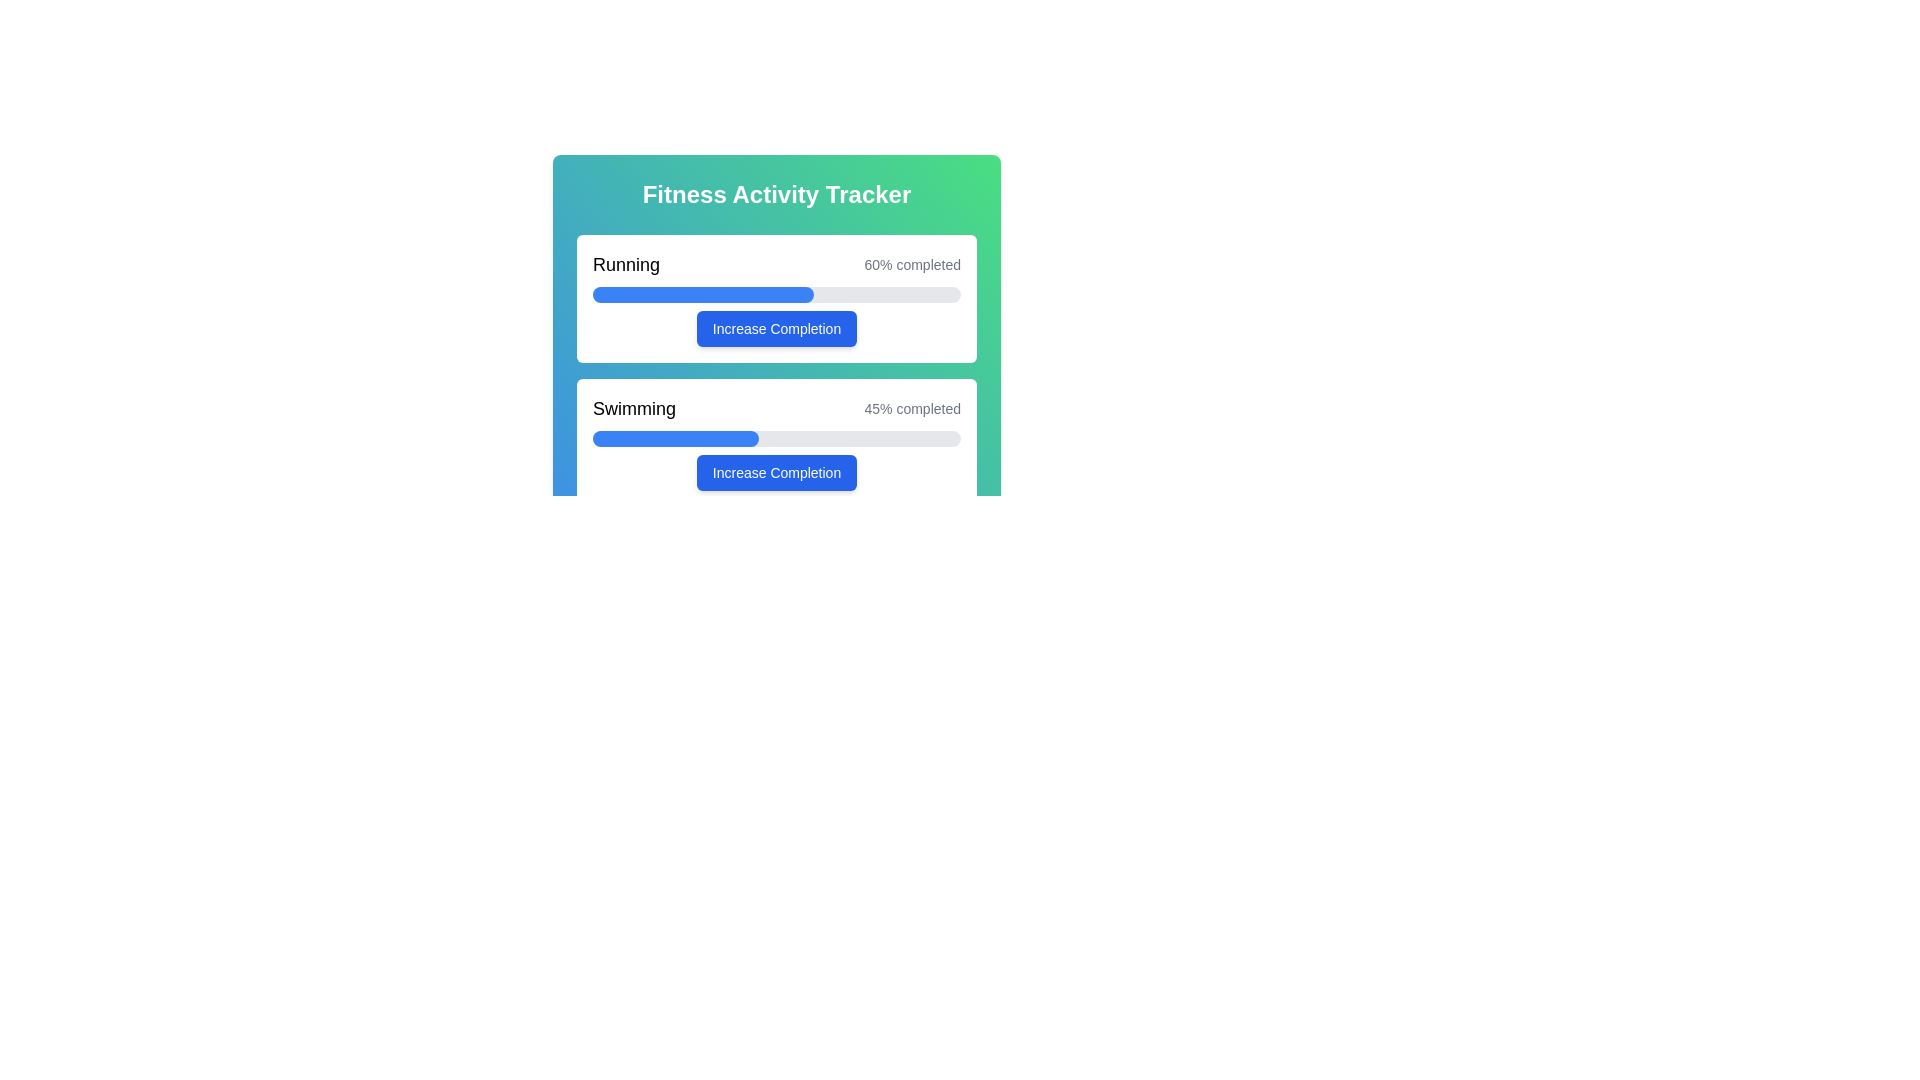 The image size is (1920, 1080). What do you see at coordinates (776, 195) in the screenshot?
I see `the header text label 'Fitness Activity Tracker' which is styled with bold white text on a green-to-blue gradient background` at bounding box center [776, 195].